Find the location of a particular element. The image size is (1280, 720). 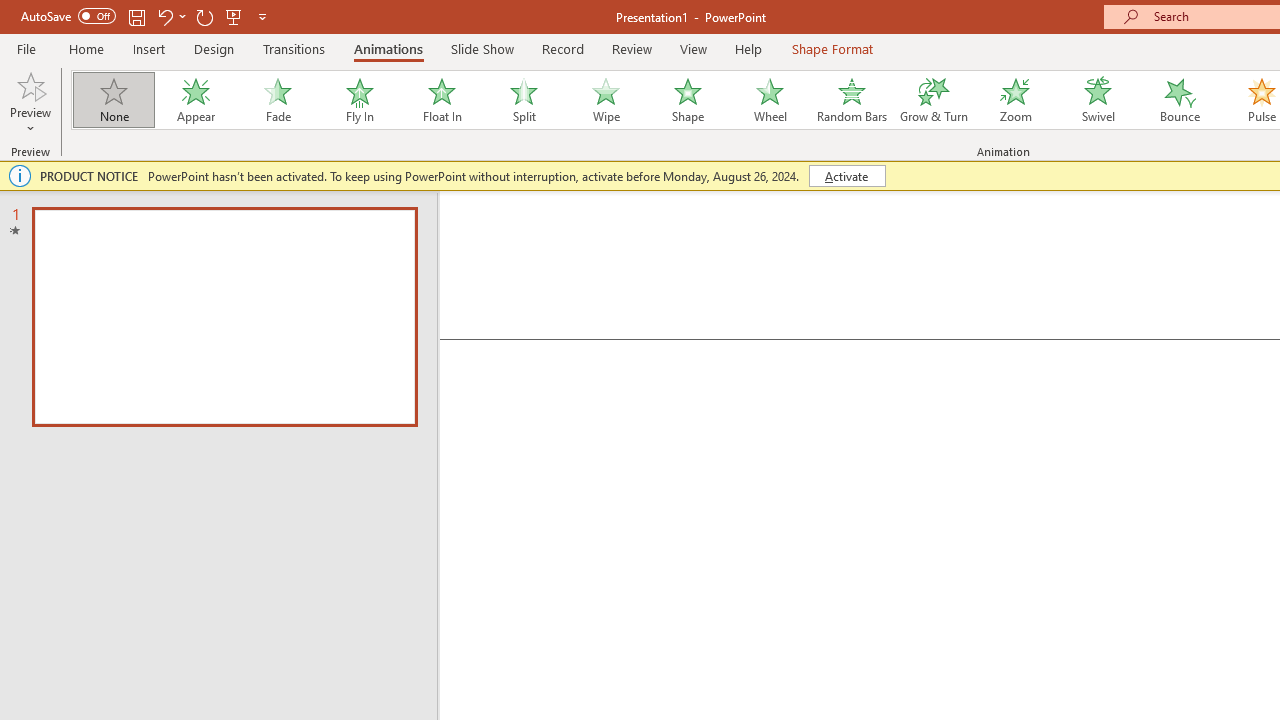

'Split' is located at coordinates (523, 100).